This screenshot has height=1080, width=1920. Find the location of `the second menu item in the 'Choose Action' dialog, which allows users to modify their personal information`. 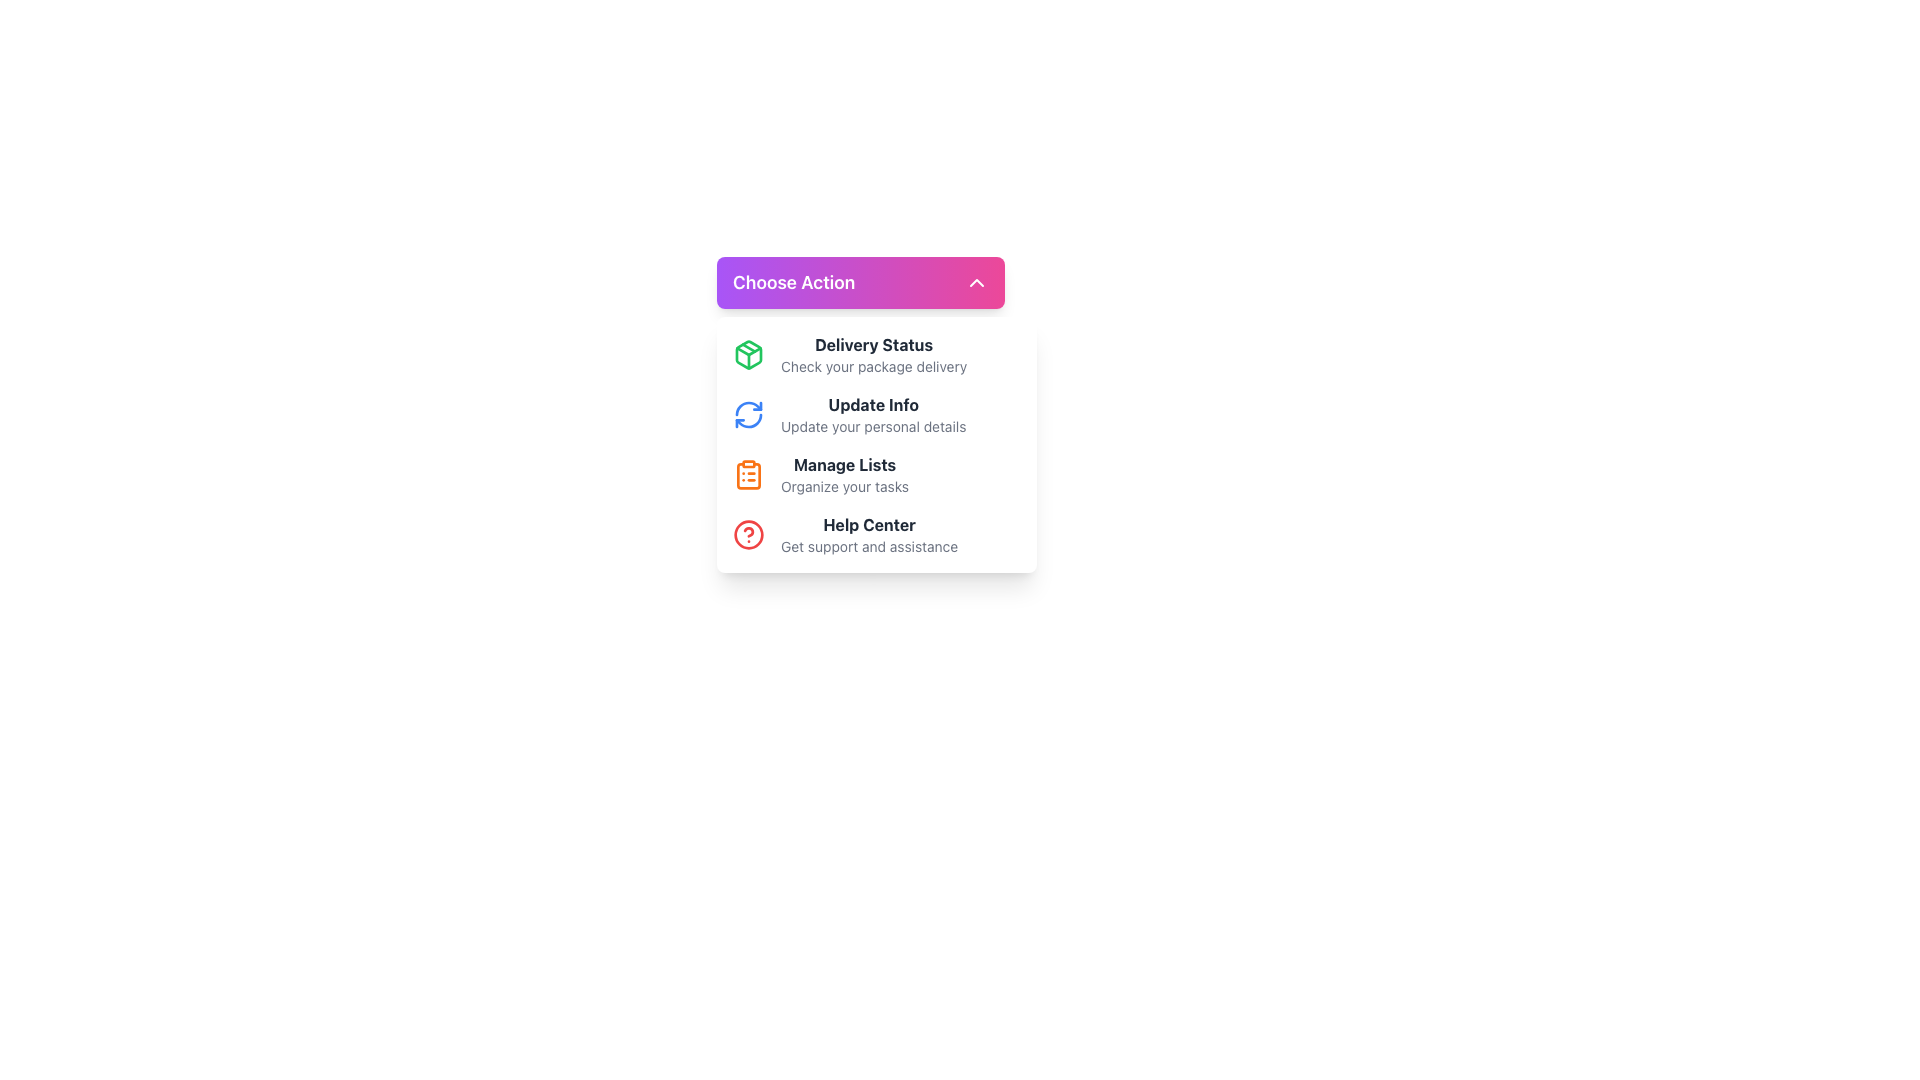

the second menu item in the 'Choose Action' dialog, which allows users to modify their personal information is located at coordinates (877, 414).